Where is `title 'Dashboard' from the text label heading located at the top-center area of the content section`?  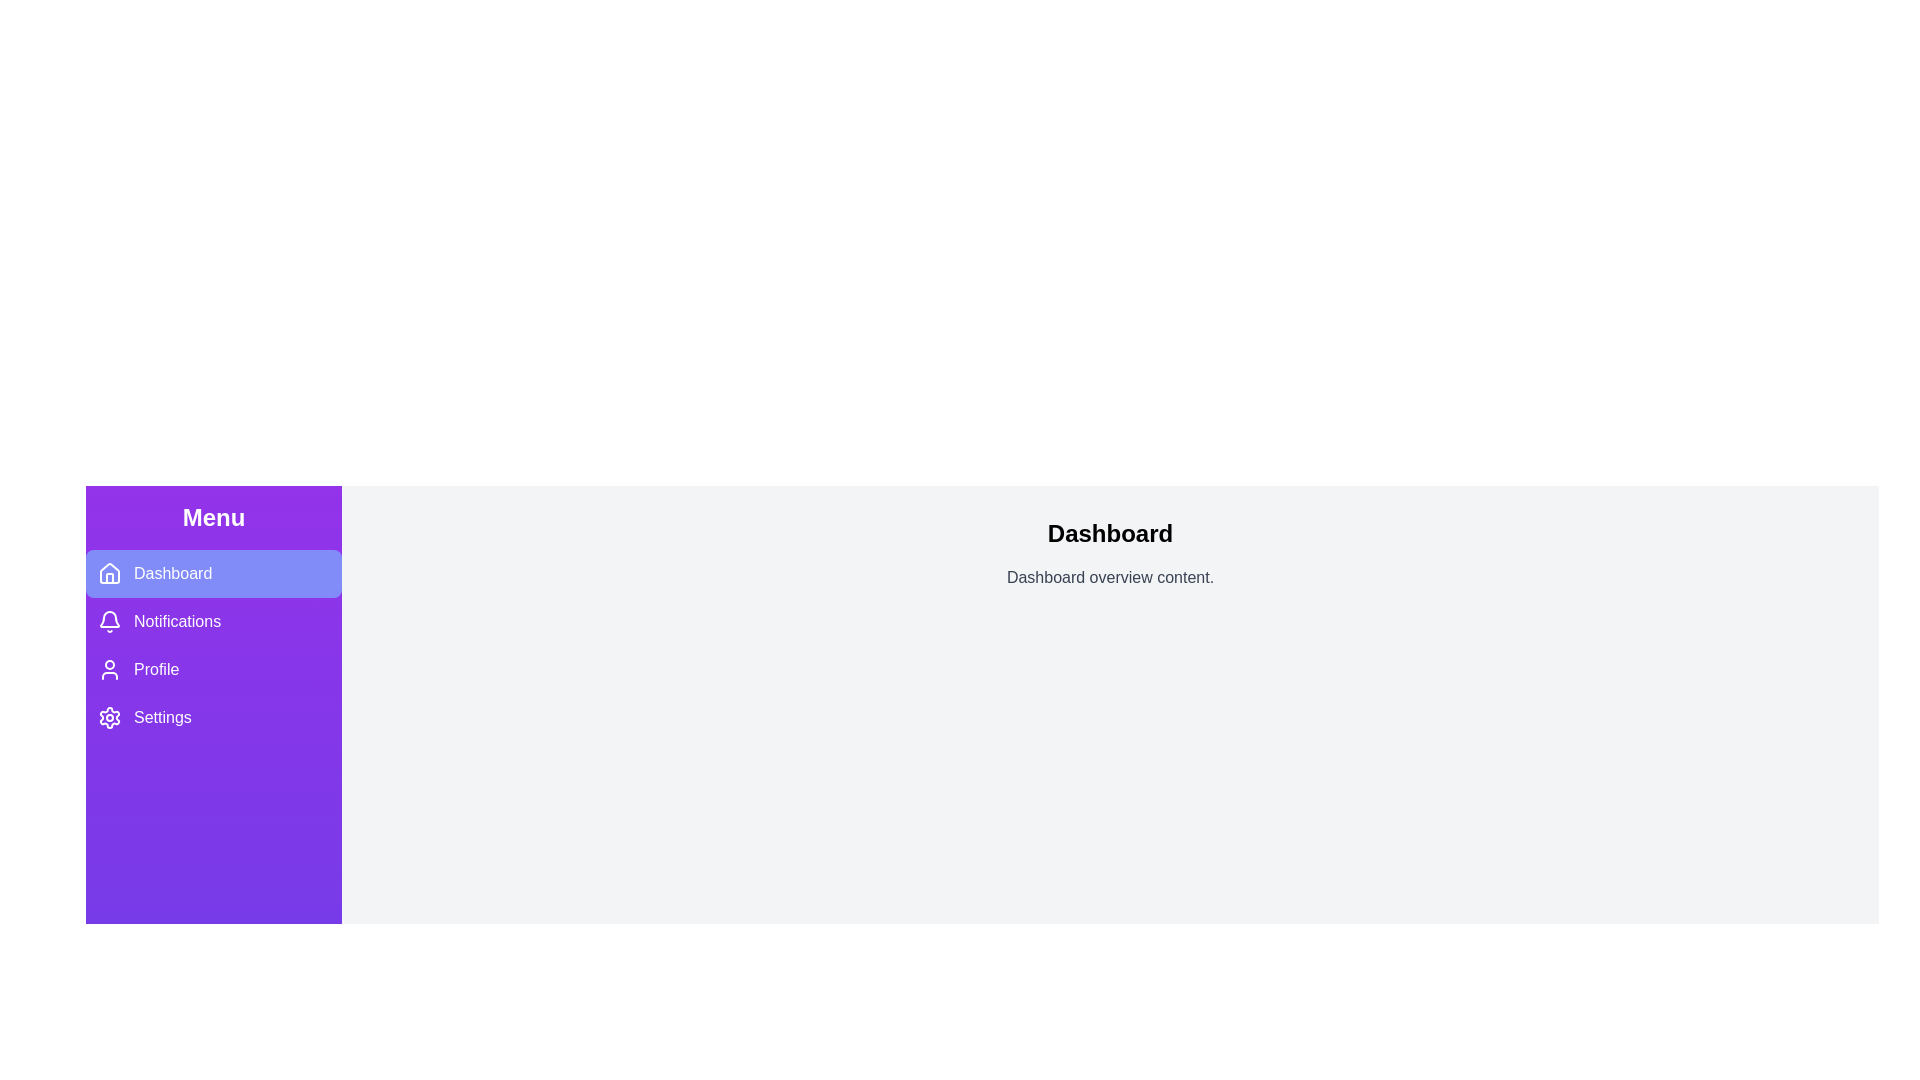 title 'Dashboard' from the text label heading located at the top-center area of the content section is located at coordinates (1109, 532).